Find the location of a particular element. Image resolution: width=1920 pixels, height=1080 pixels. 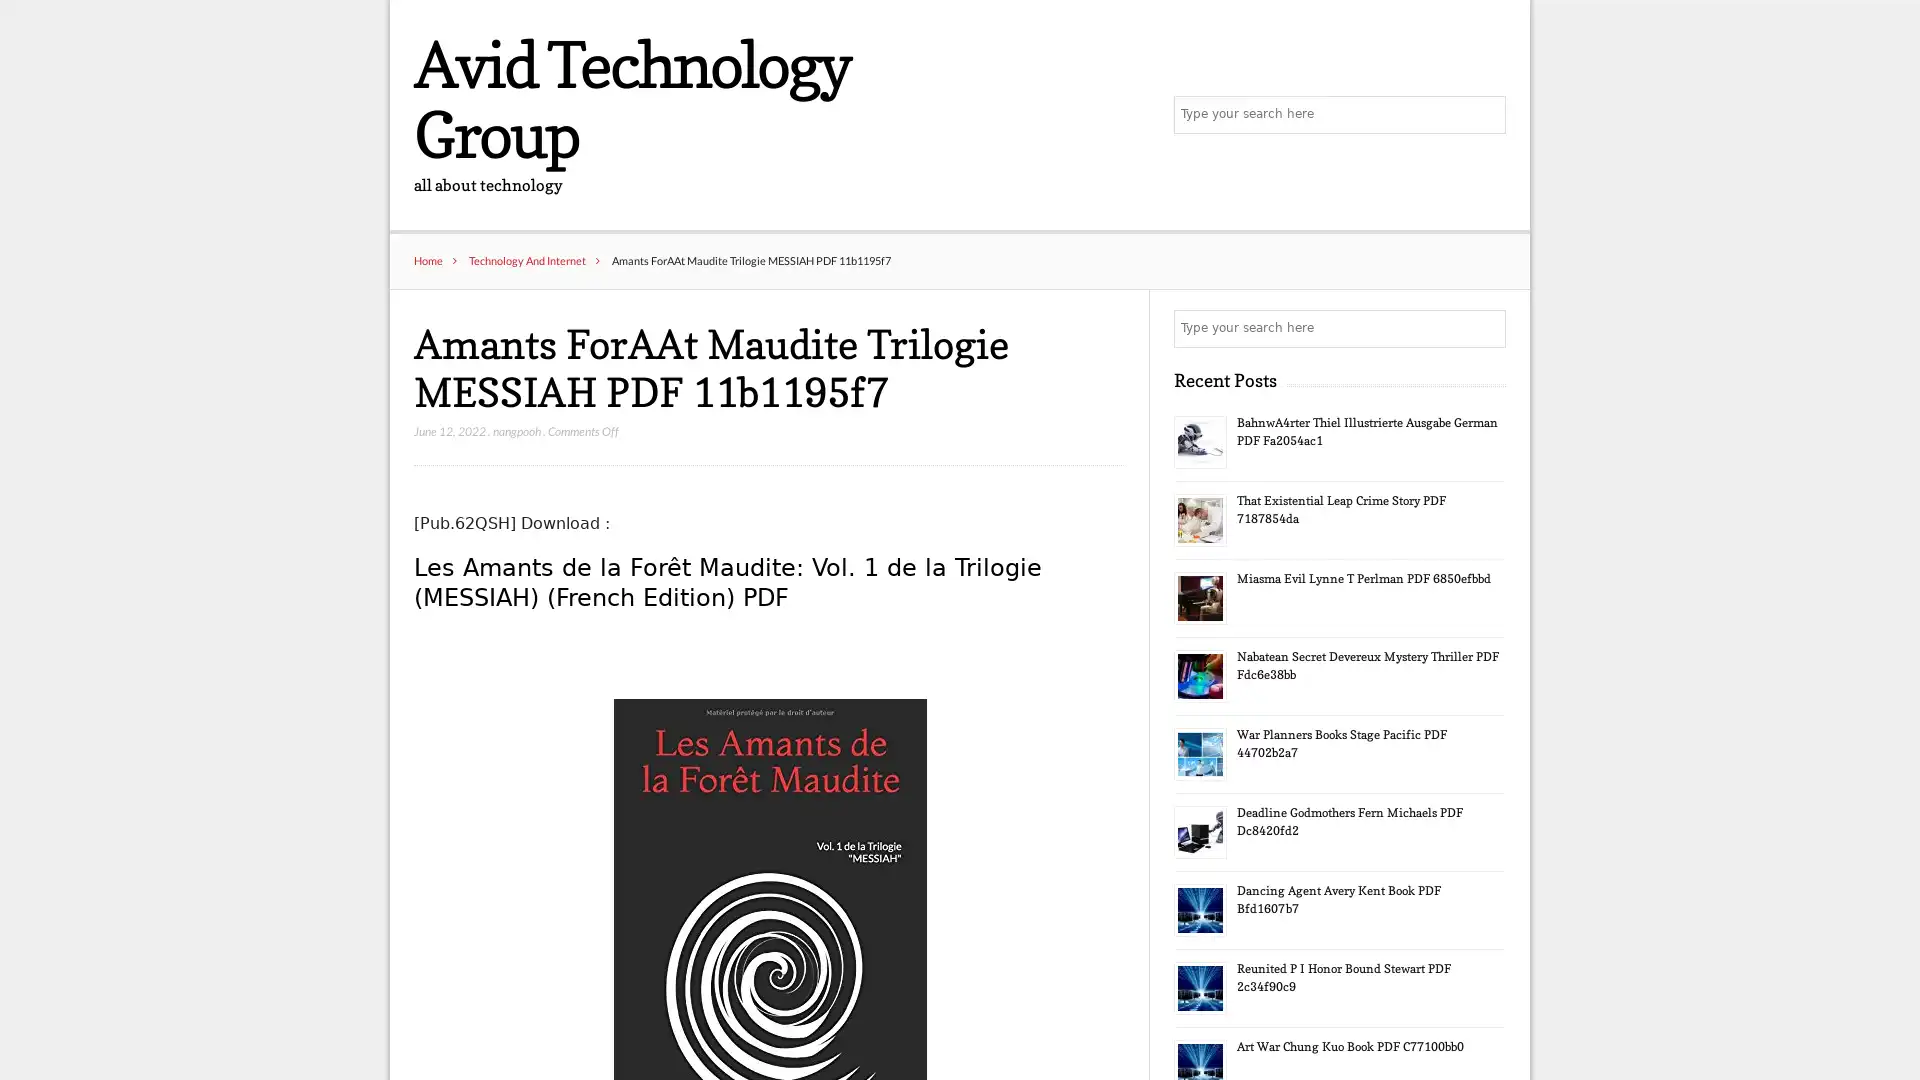

Search is located at coordinates (1485, 115).